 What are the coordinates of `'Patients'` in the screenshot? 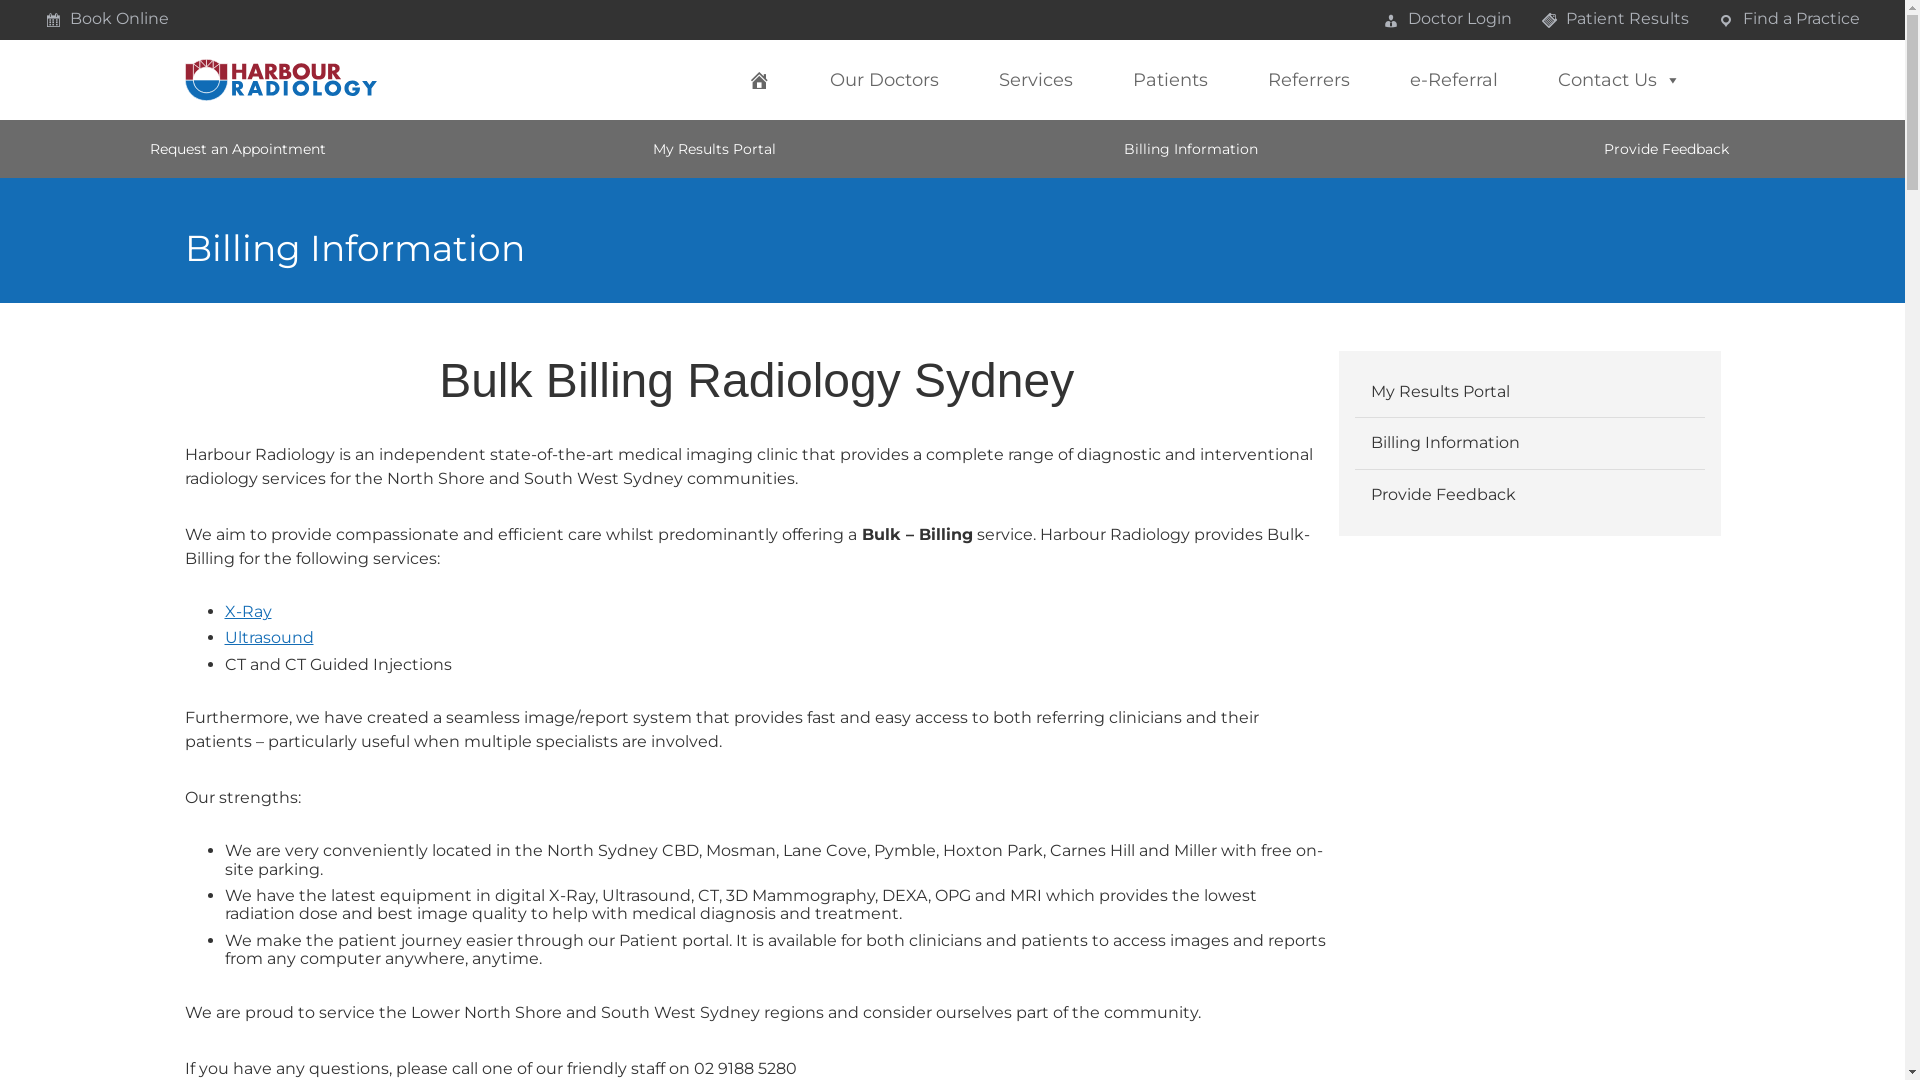 It's located at (1169, 79).